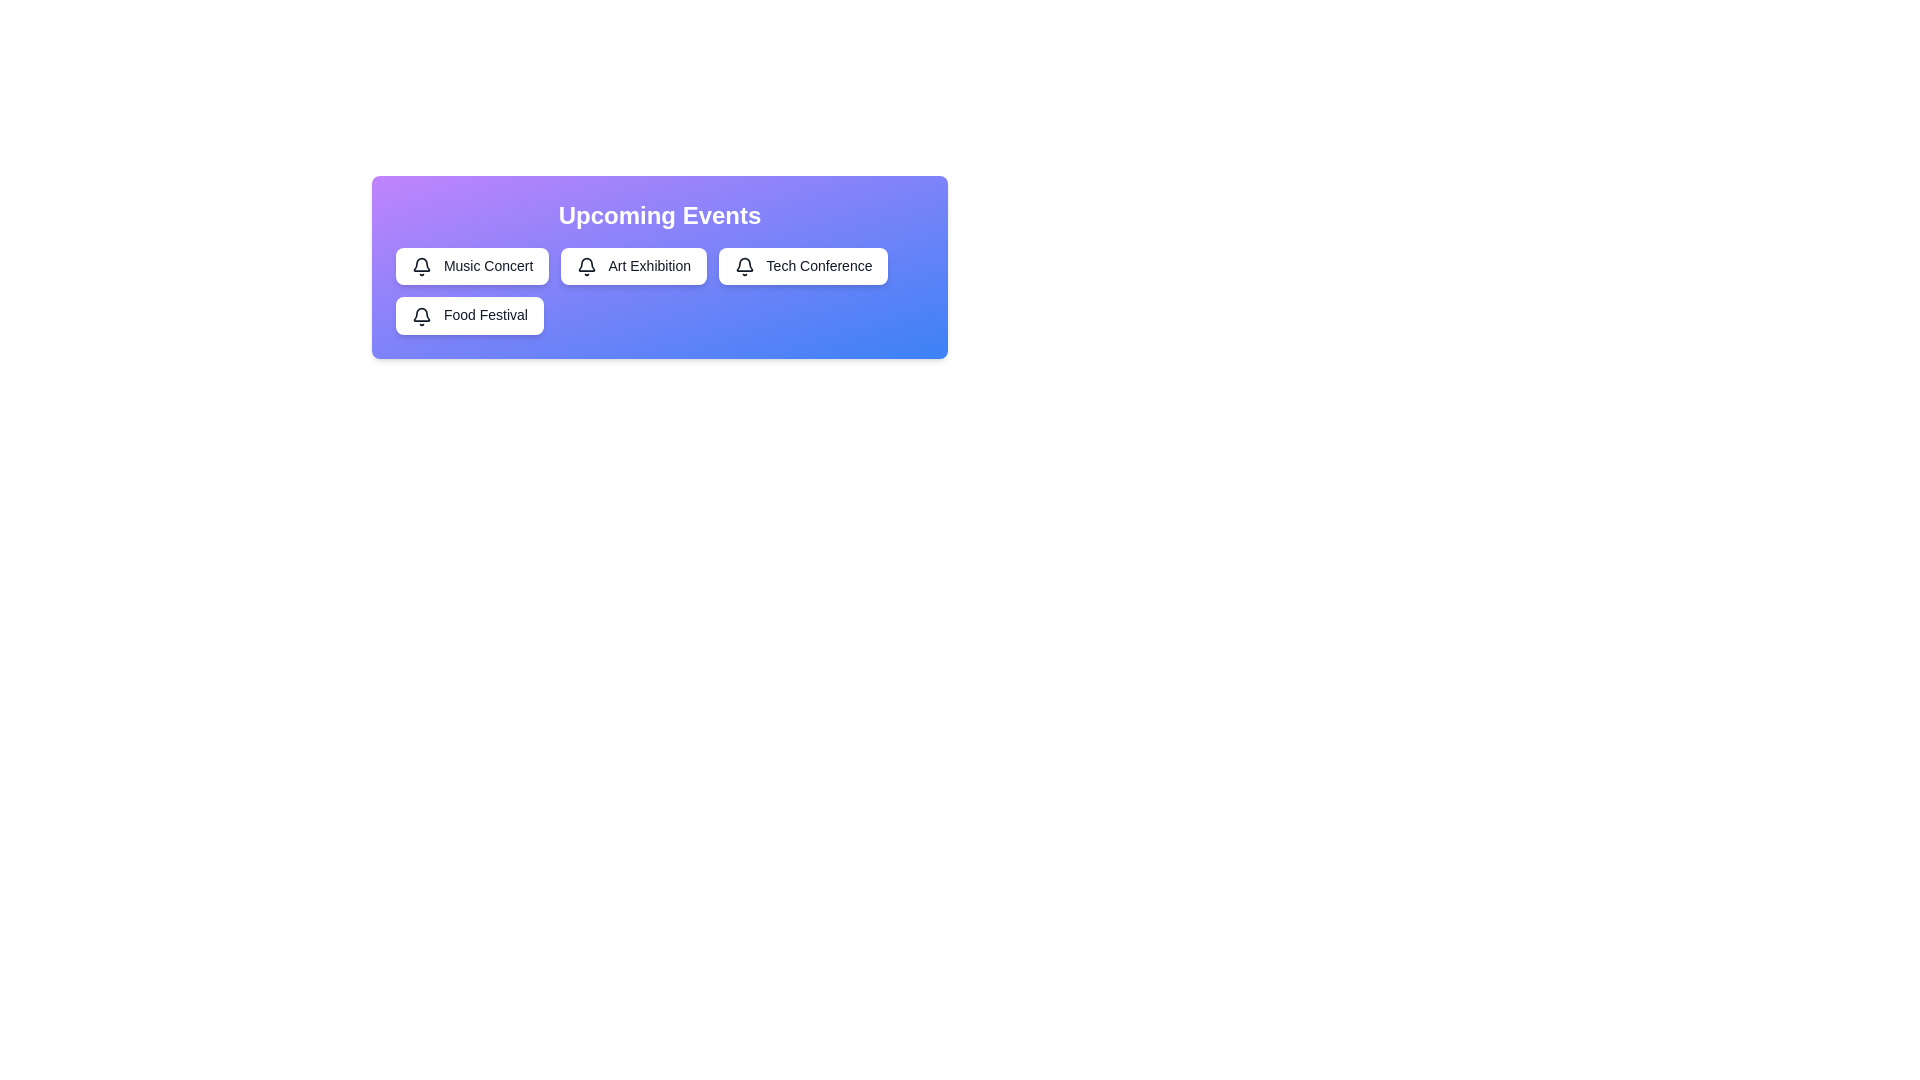  What do you see at coordinates (469, 315) in the screenshot?
I see `the event Food Festival by clicking its corresponding chip` at bounding box center [469, 315].